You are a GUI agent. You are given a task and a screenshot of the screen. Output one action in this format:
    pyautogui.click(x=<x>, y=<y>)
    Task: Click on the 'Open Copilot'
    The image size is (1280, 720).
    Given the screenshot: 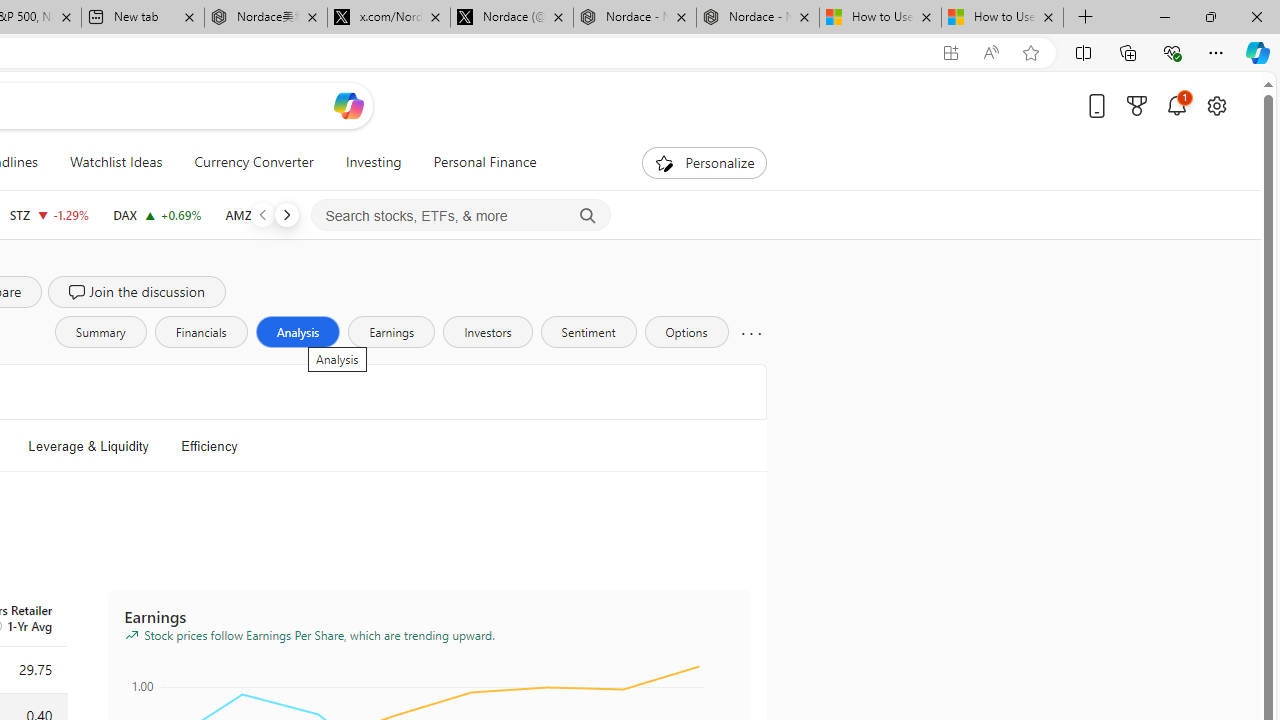 What is the action you would take?
    pyautogui.click(x=348, y=105)
    